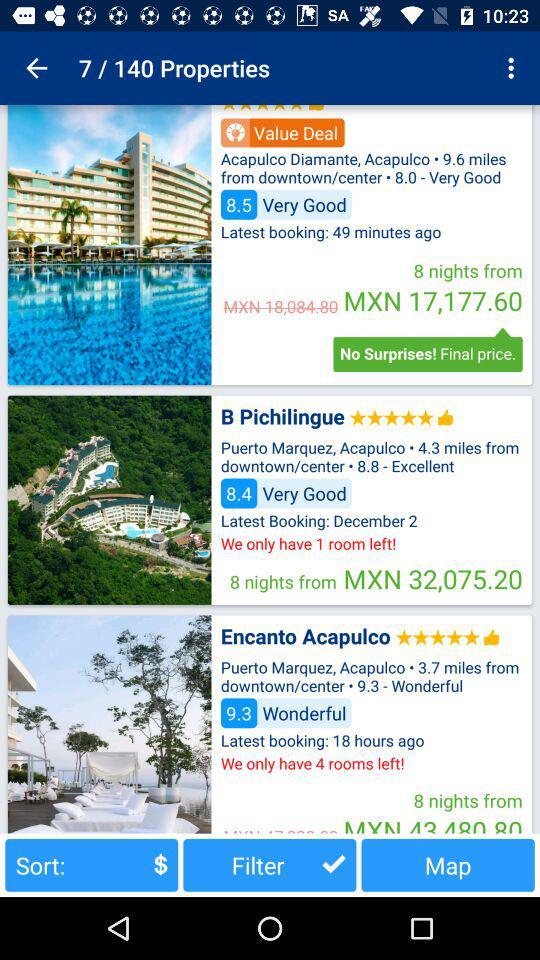  I want to click on the app below mxn 43 480, so click(448, 864).